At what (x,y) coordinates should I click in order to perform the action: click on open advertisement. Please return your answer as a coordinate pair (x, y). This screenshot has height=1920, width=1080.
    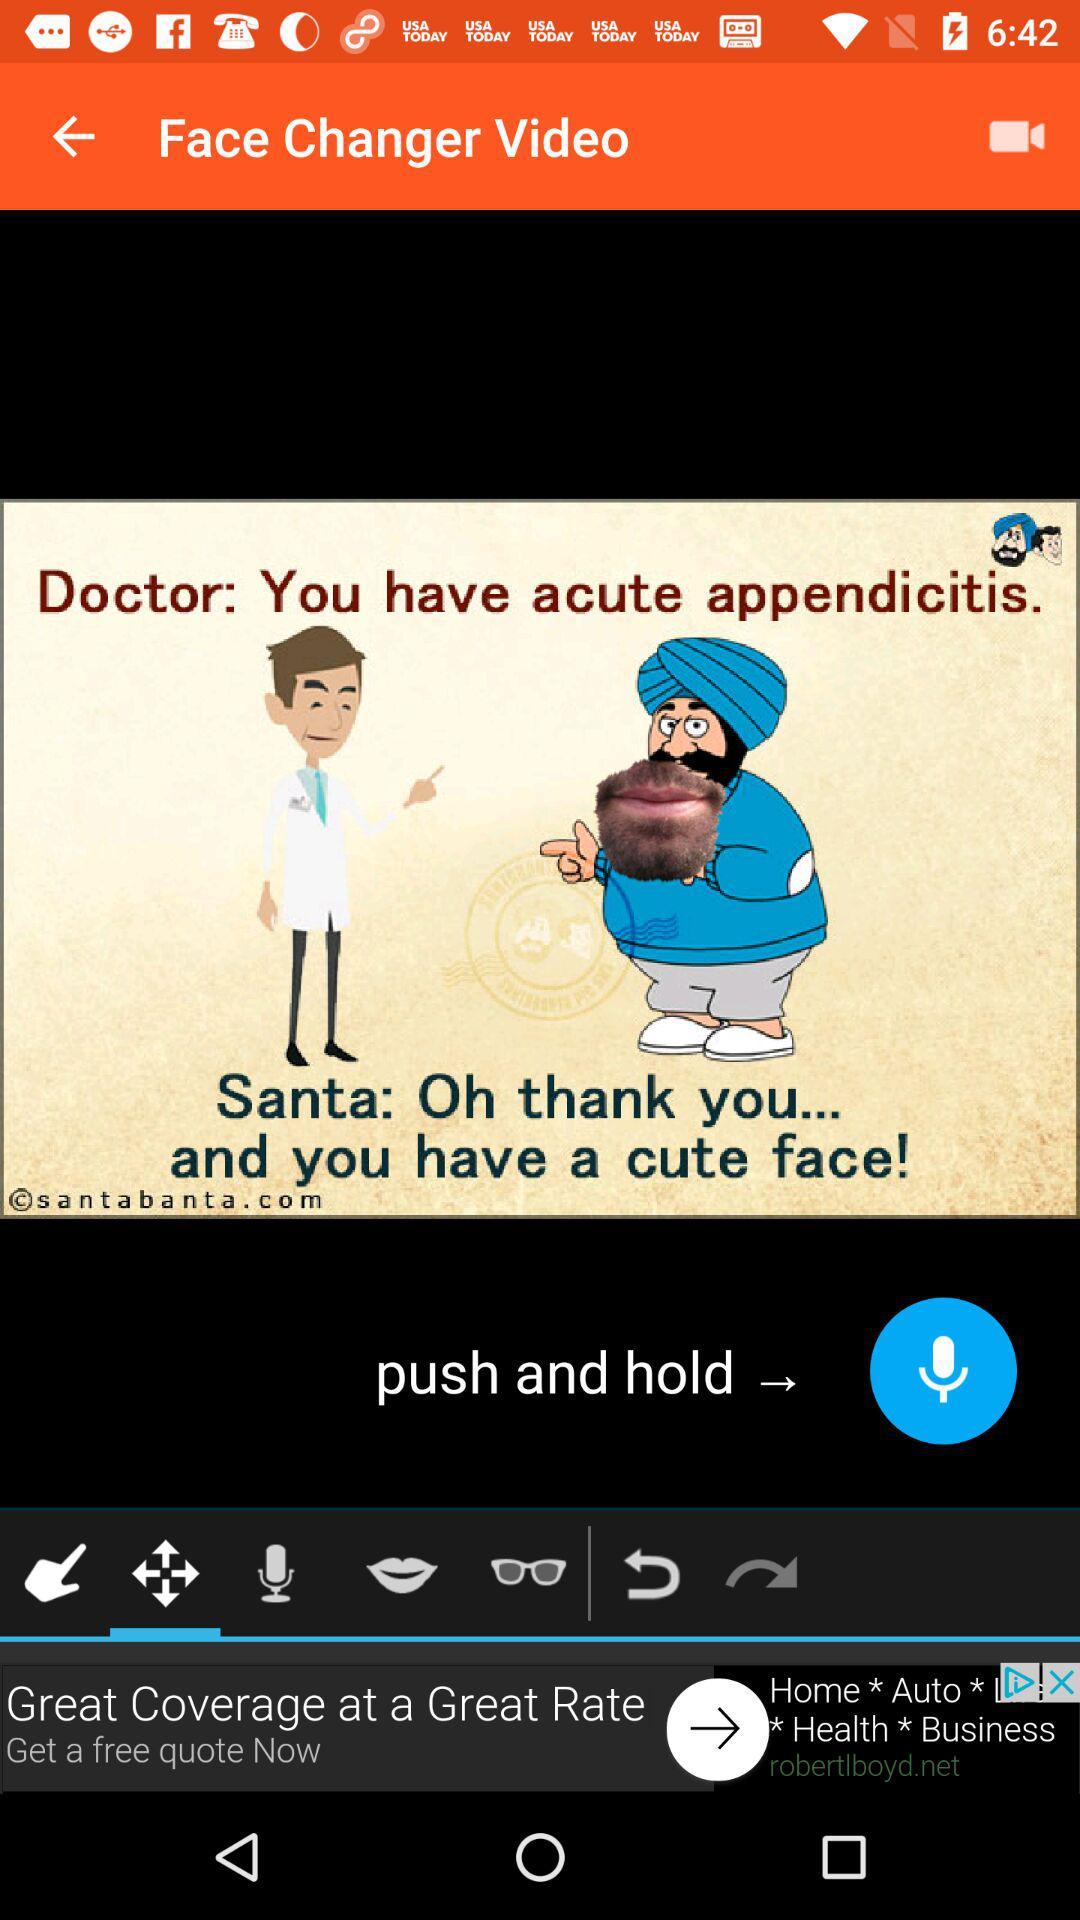
    Looking at the image, I should click on (540, 1727).